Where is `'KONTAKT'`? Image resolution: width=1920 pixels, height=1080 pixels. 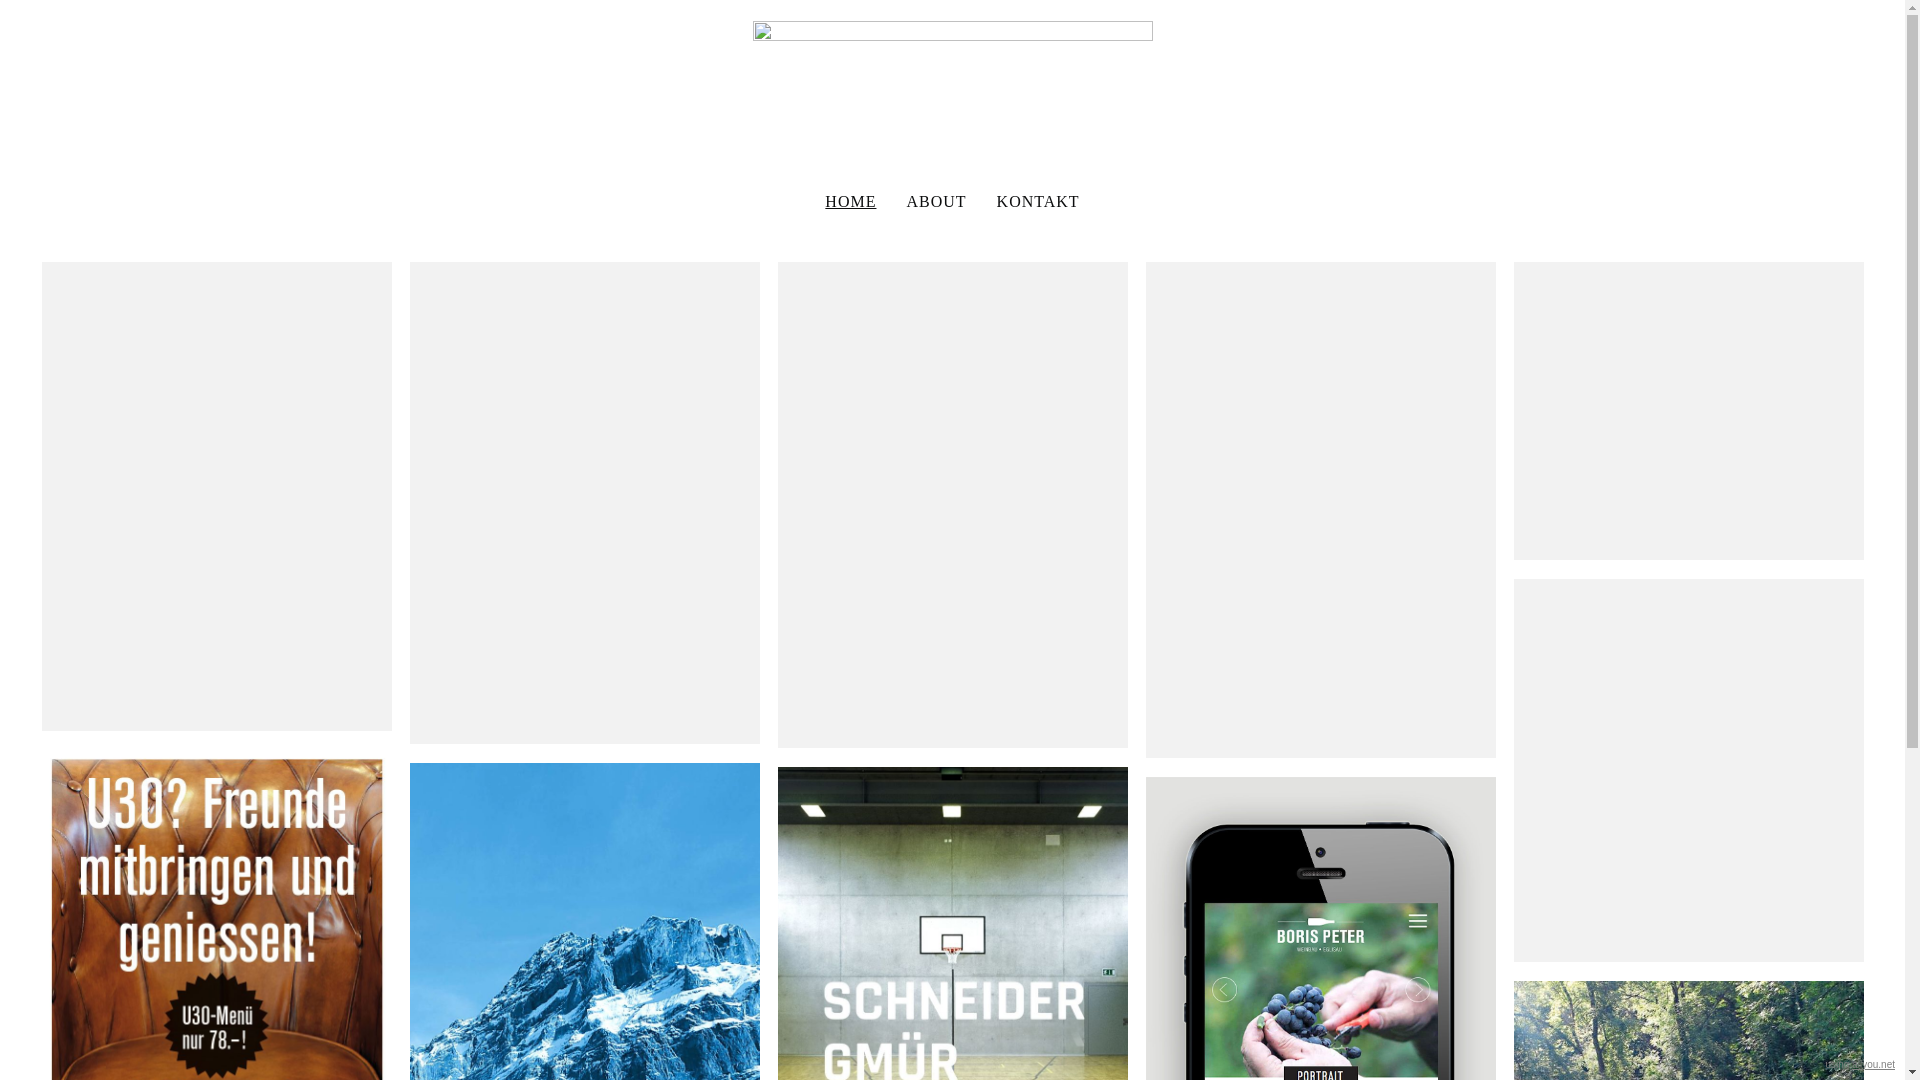
'KONTAKT' is located at coordinates (1038, 201).